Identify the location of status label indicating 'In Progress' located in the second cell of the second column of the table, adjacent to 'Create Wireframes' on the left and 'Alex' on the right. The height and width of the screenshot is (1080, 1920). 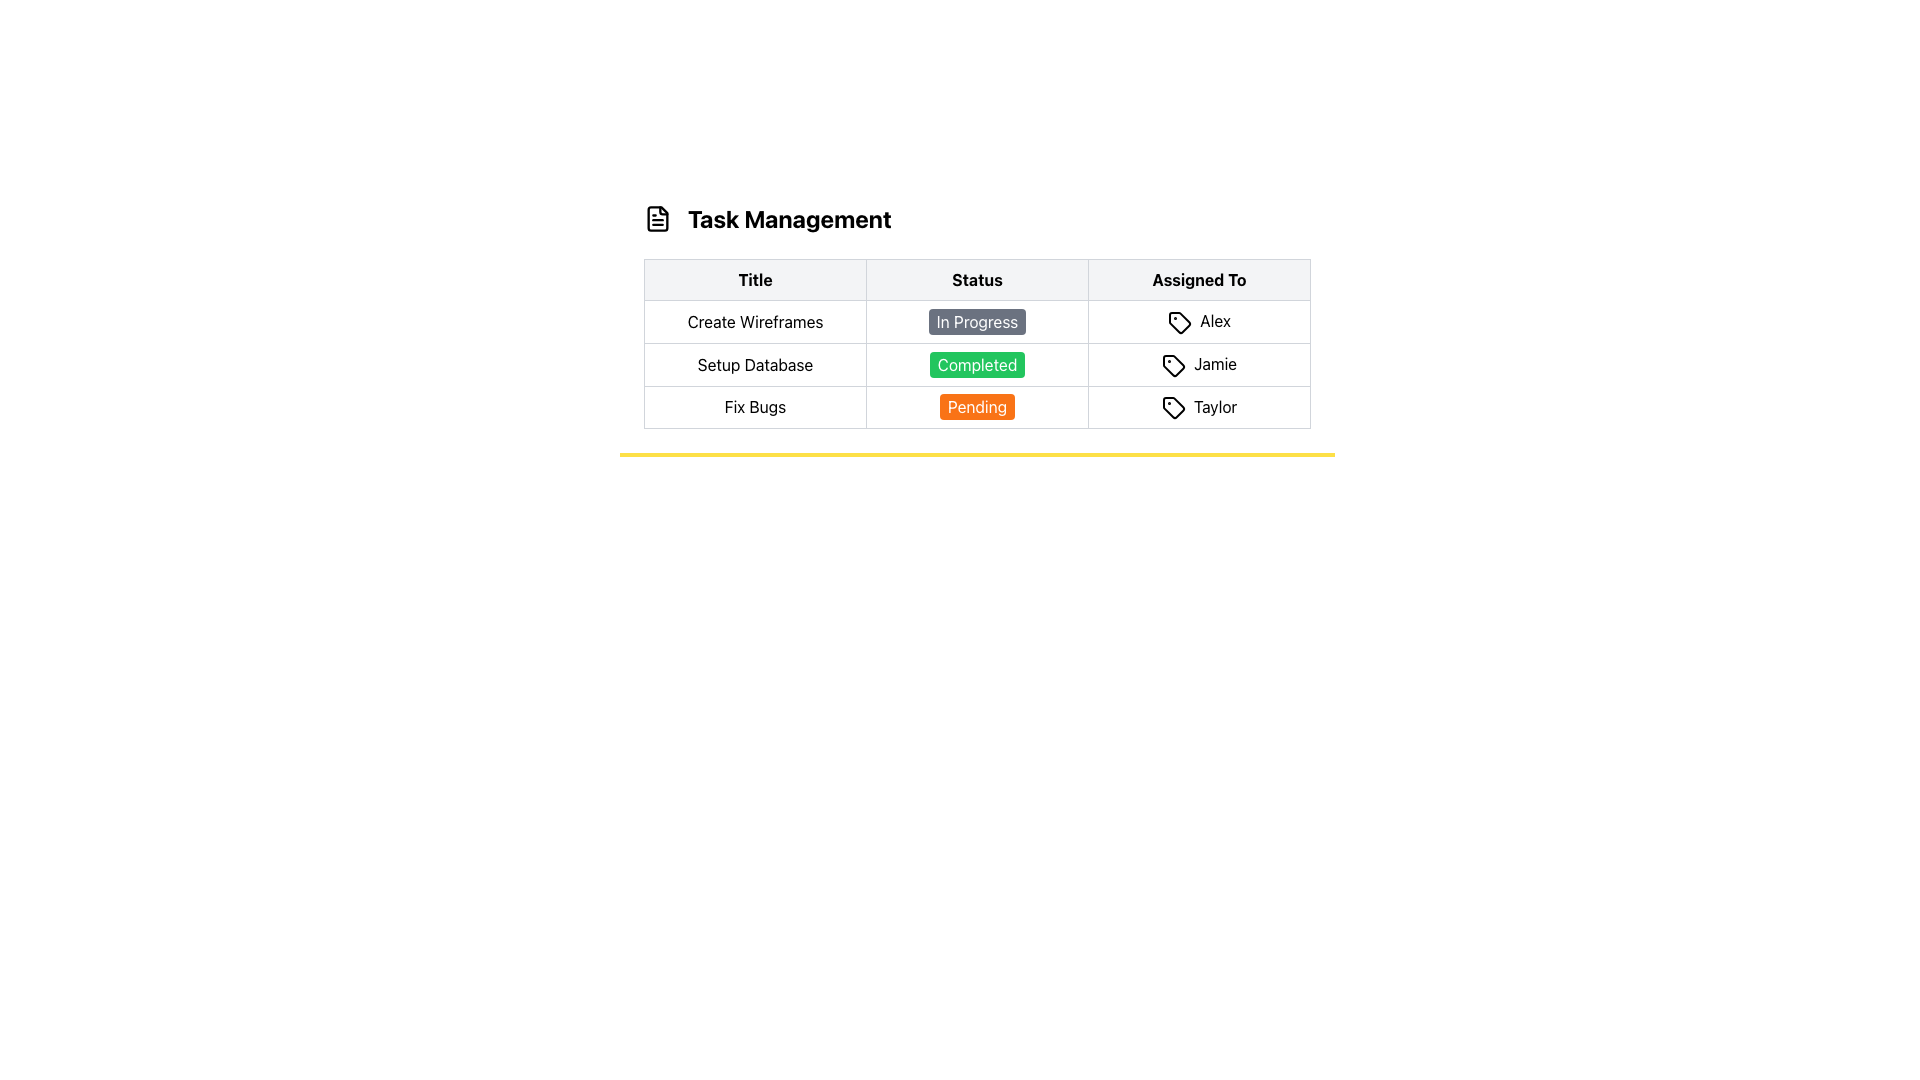
(977, 320).